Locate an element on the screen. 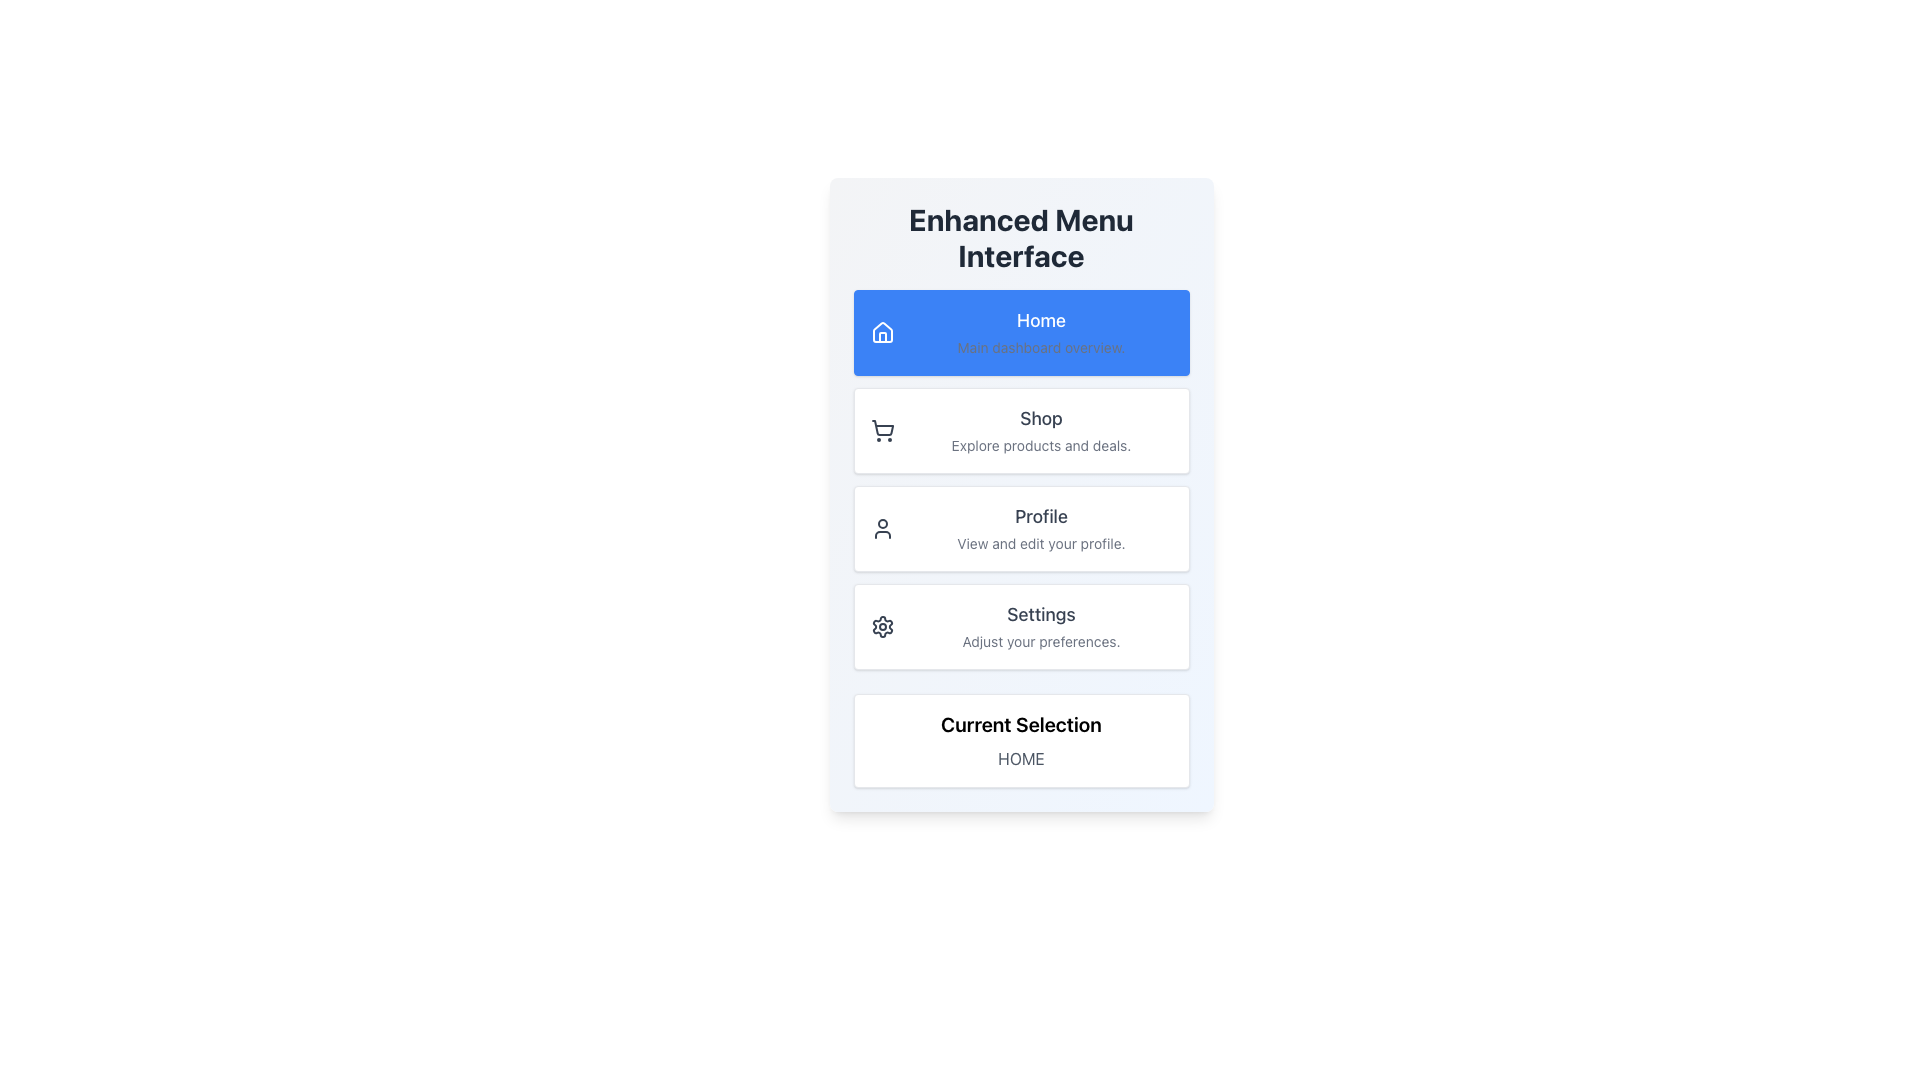  the descriptive text label element located below the 'Settings' title, which clarifies the section's purpose is located at coordinates (1040, 641).